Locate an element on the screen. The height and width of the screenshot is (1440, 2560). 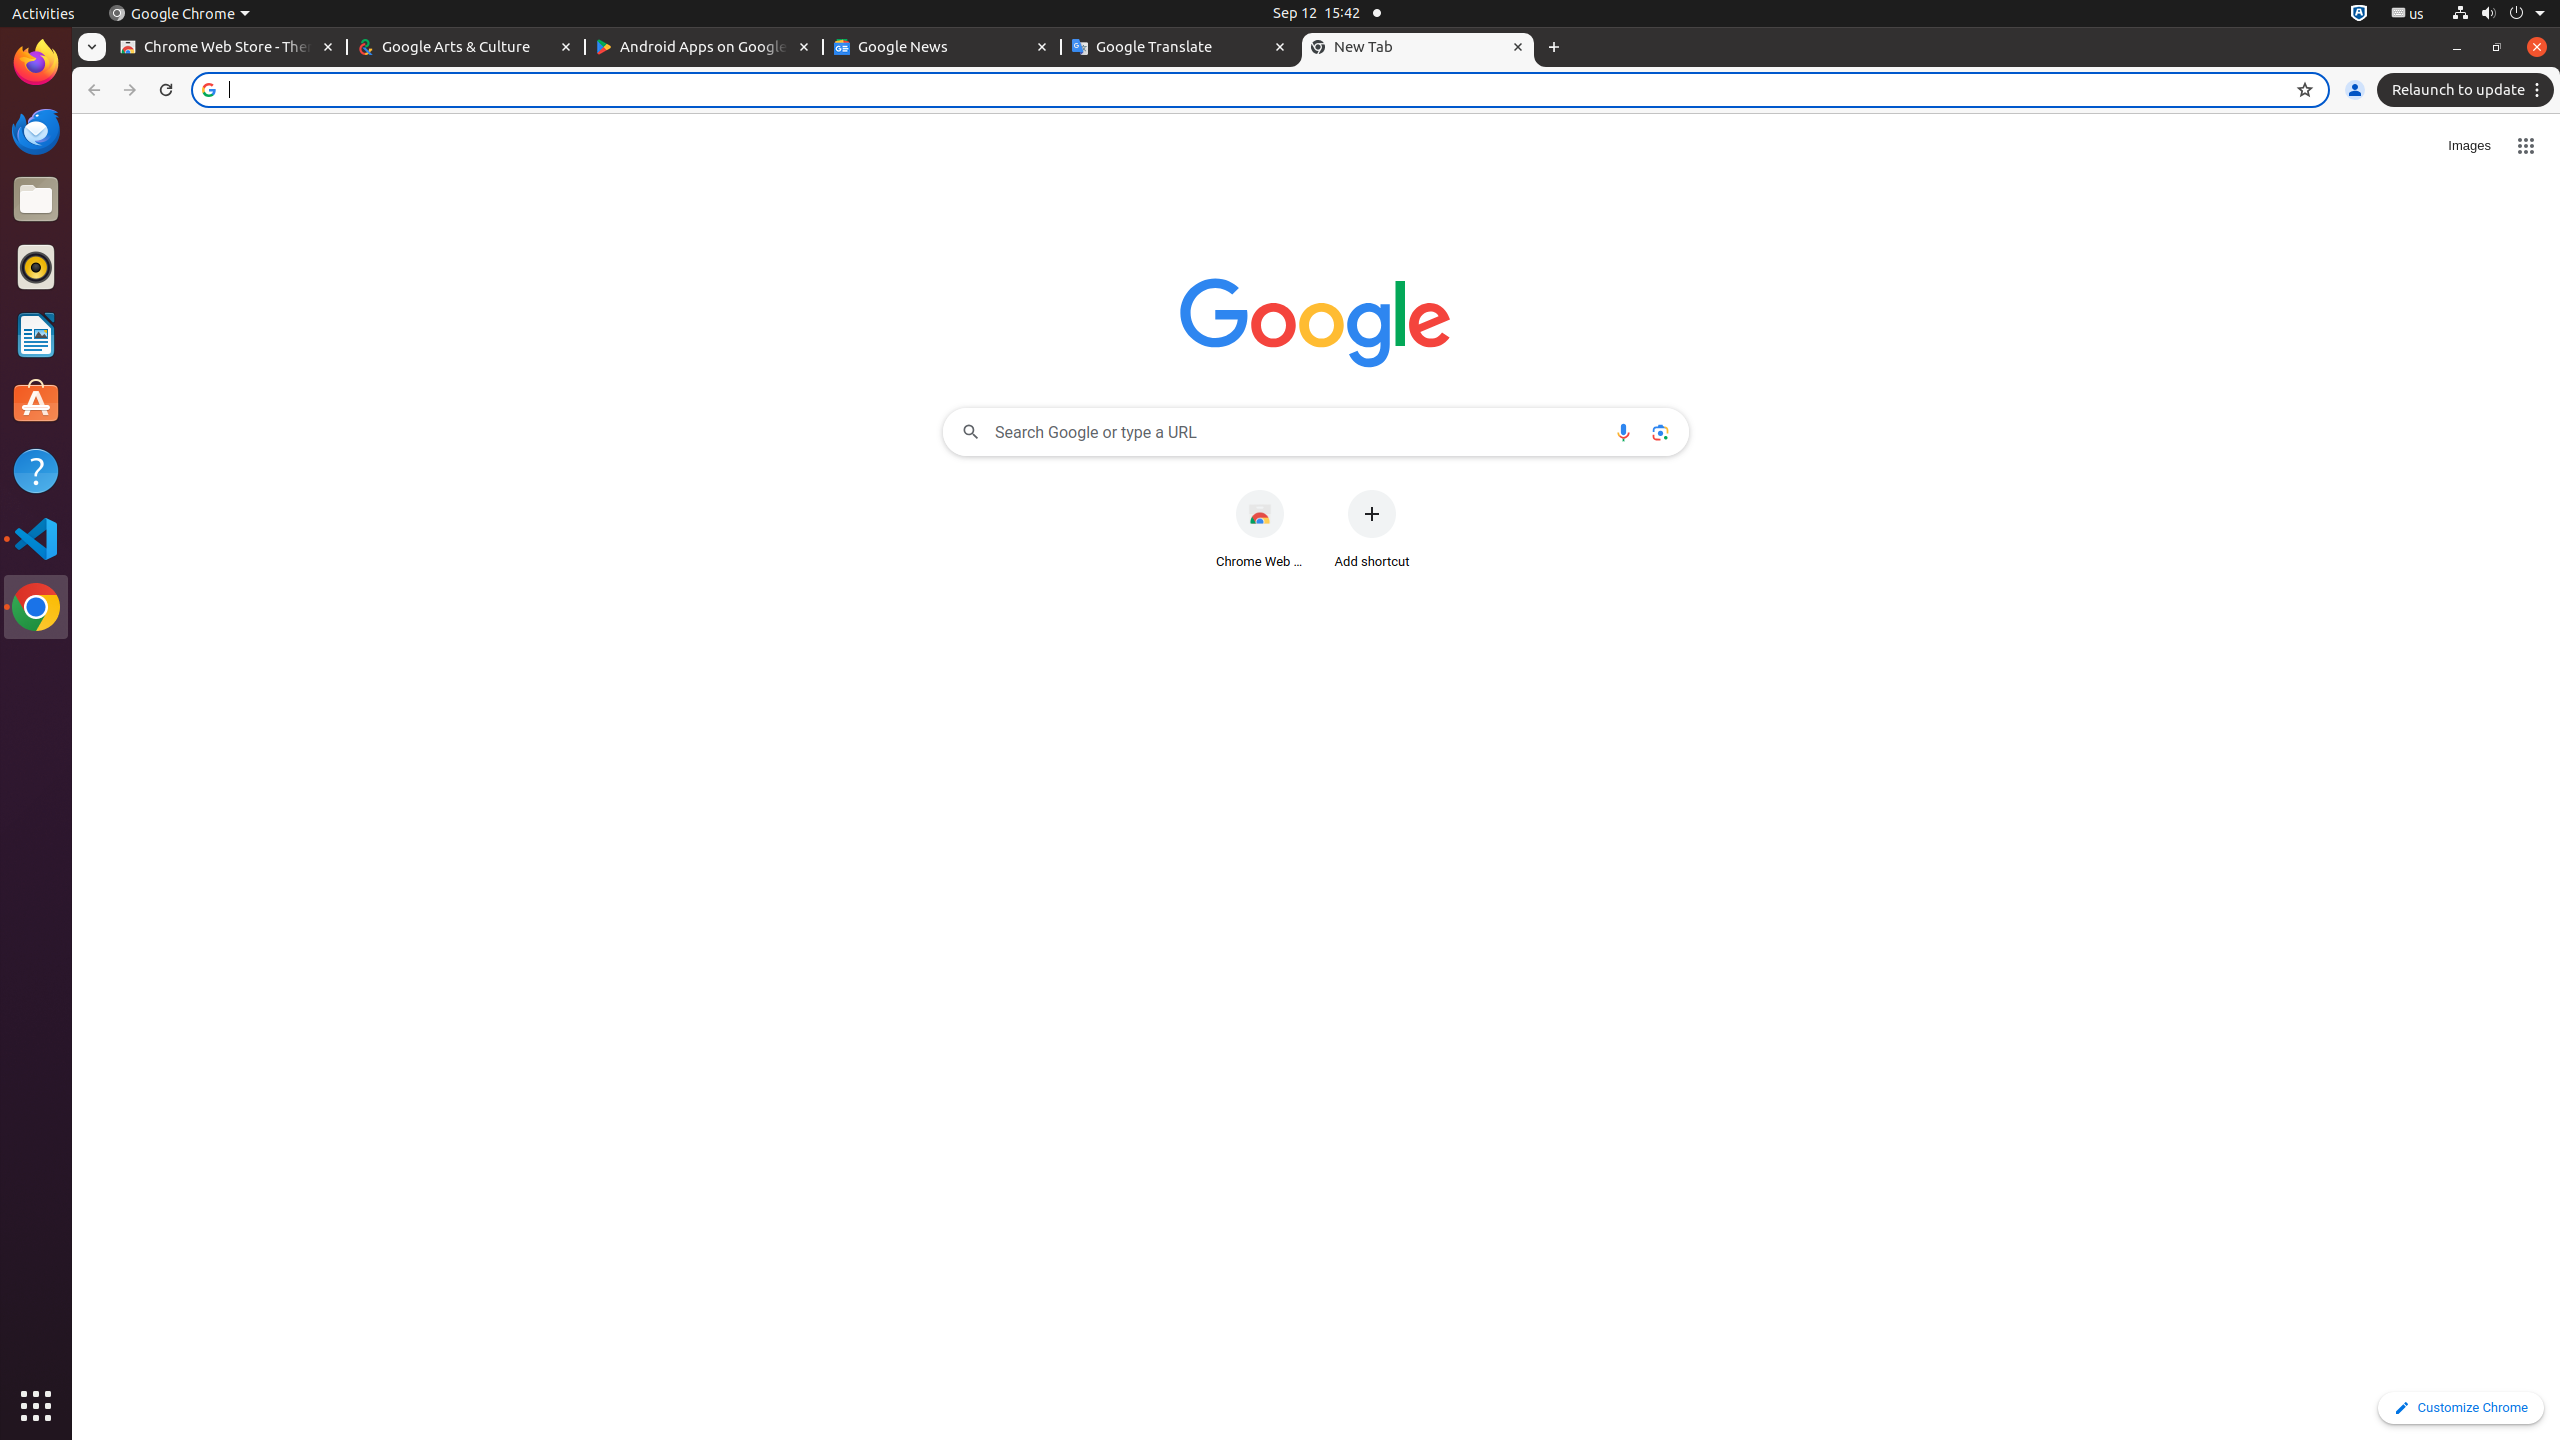
'Help' is located at coordinates (36, 471).